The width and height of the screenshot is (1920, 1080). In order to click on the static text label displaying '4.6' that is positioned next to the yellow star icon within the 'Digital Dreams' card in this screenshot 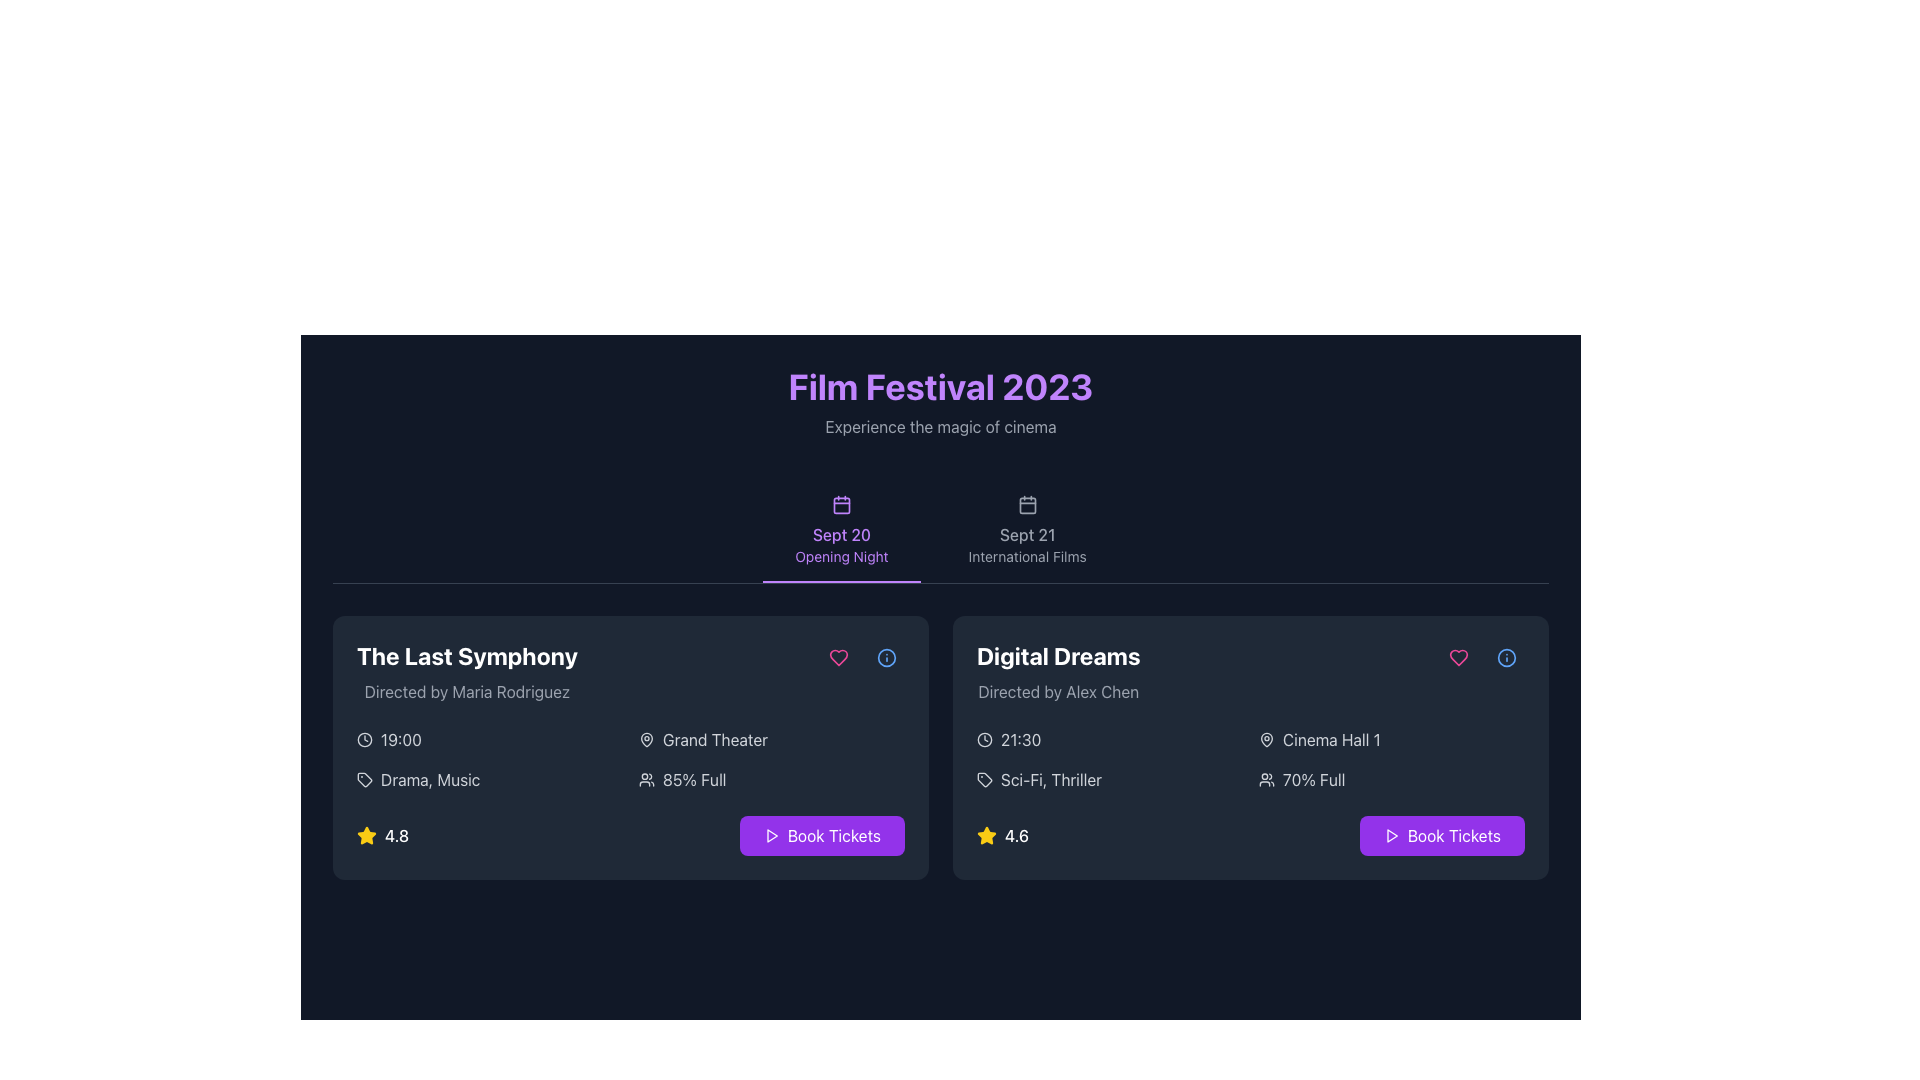, I will do `click(1017, 836)`.